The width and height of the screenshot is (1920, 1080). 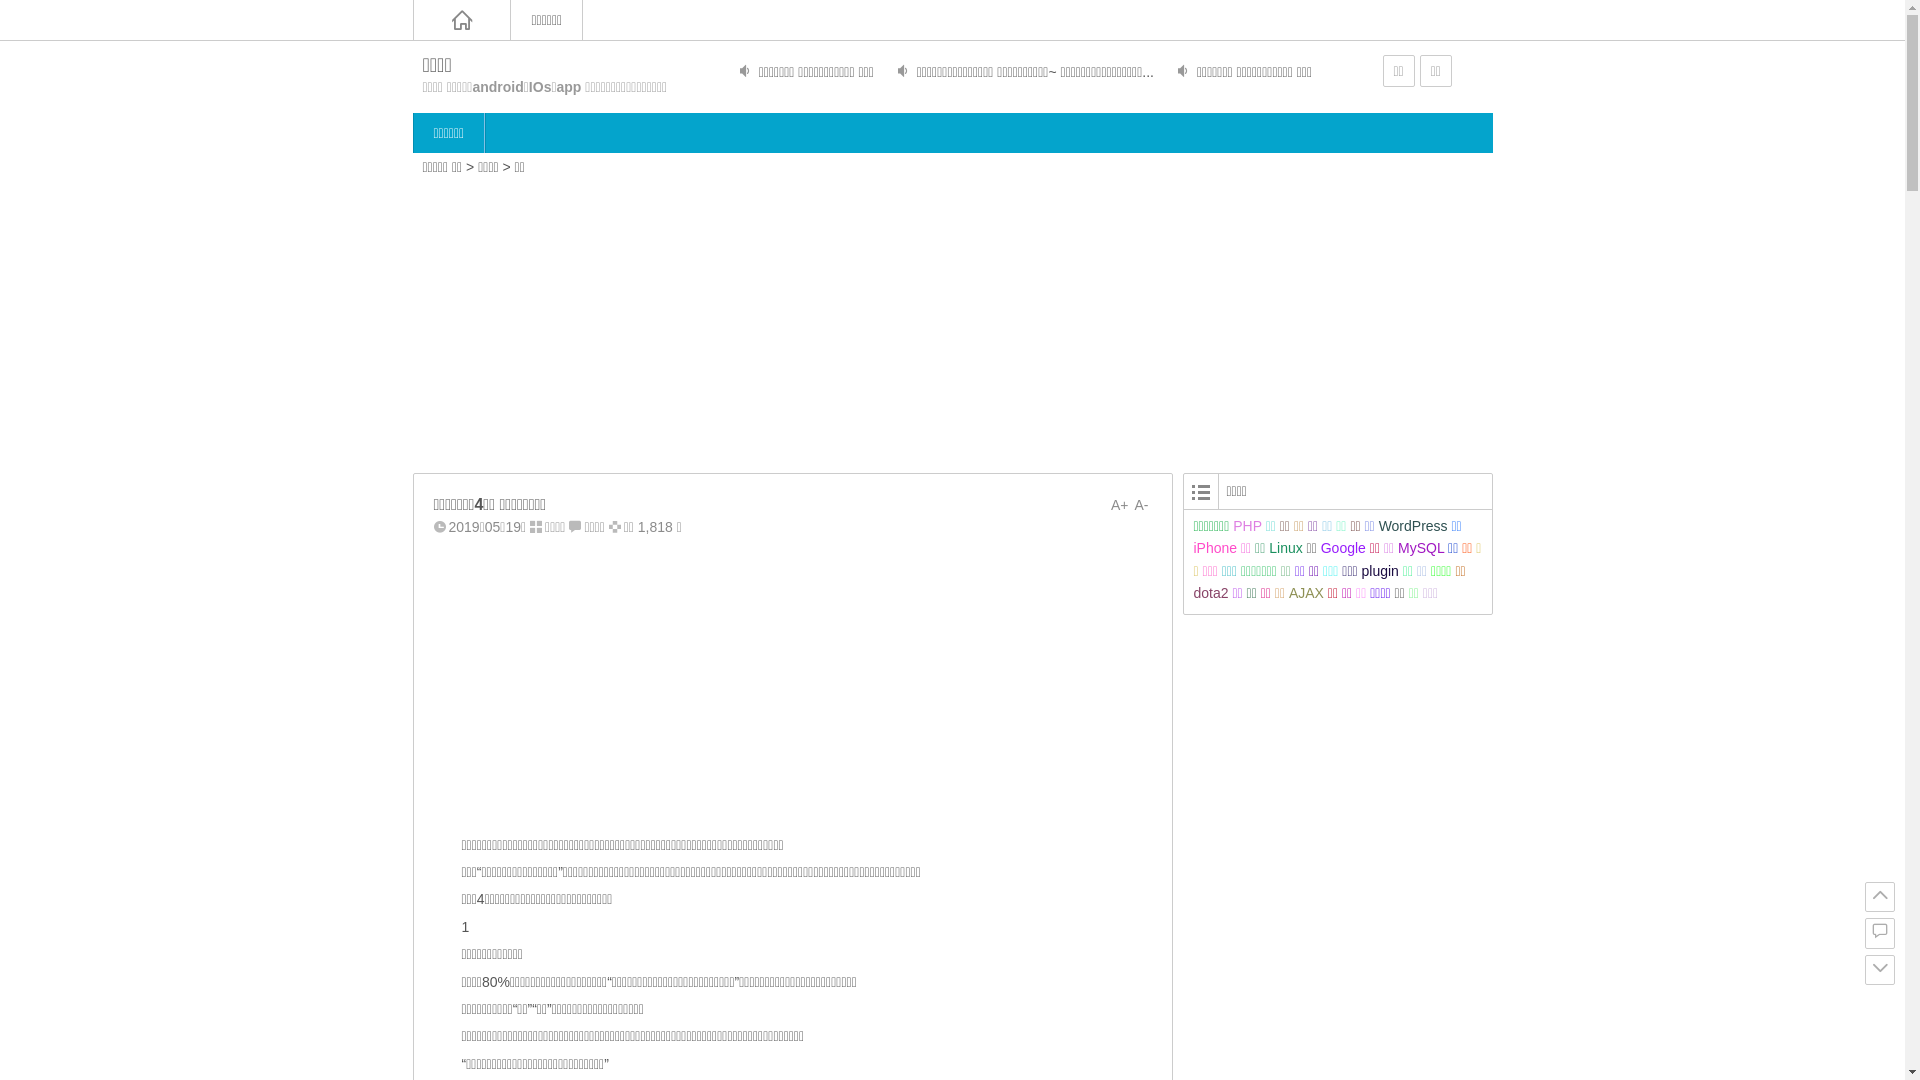 What do you see at coordinates (1343, 547) in the screenshot?
I see `'Google'` at bounding box center [1343, 547].